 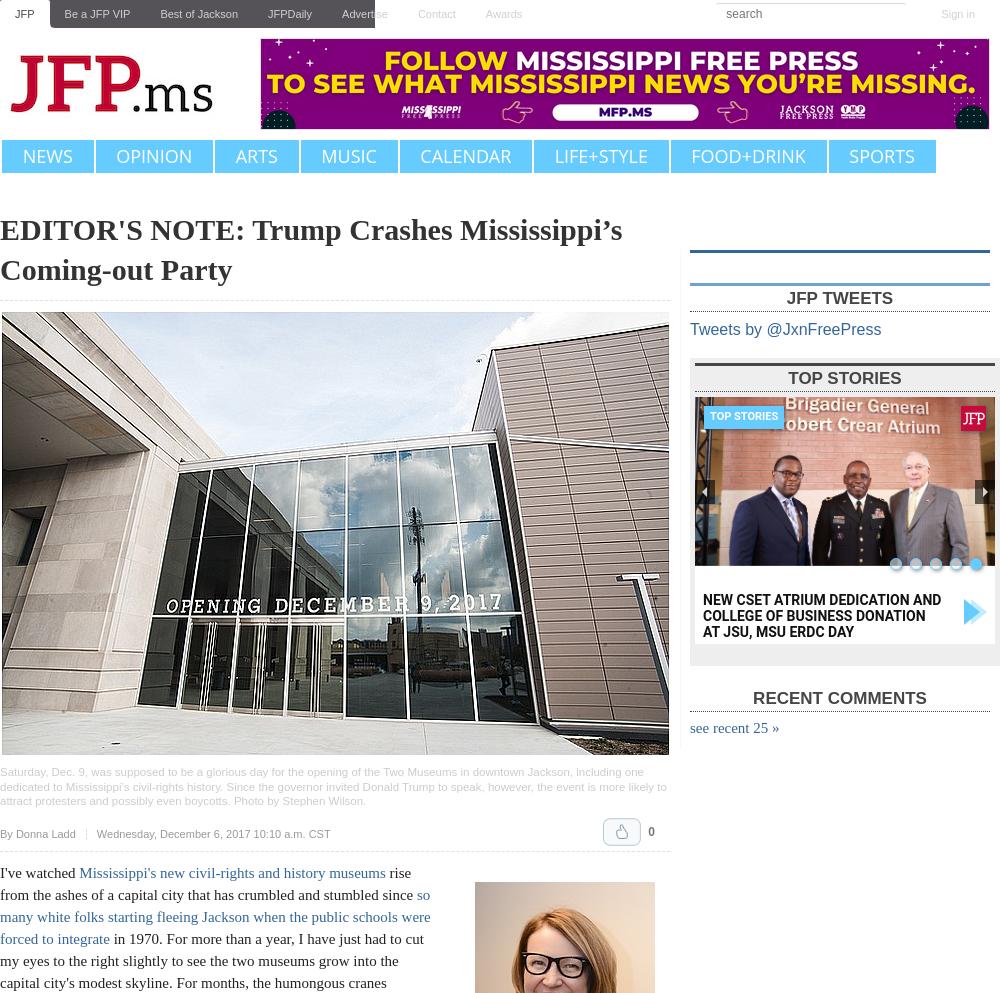 I want to click on 'Food+Drink', so click(x=690, y=155).